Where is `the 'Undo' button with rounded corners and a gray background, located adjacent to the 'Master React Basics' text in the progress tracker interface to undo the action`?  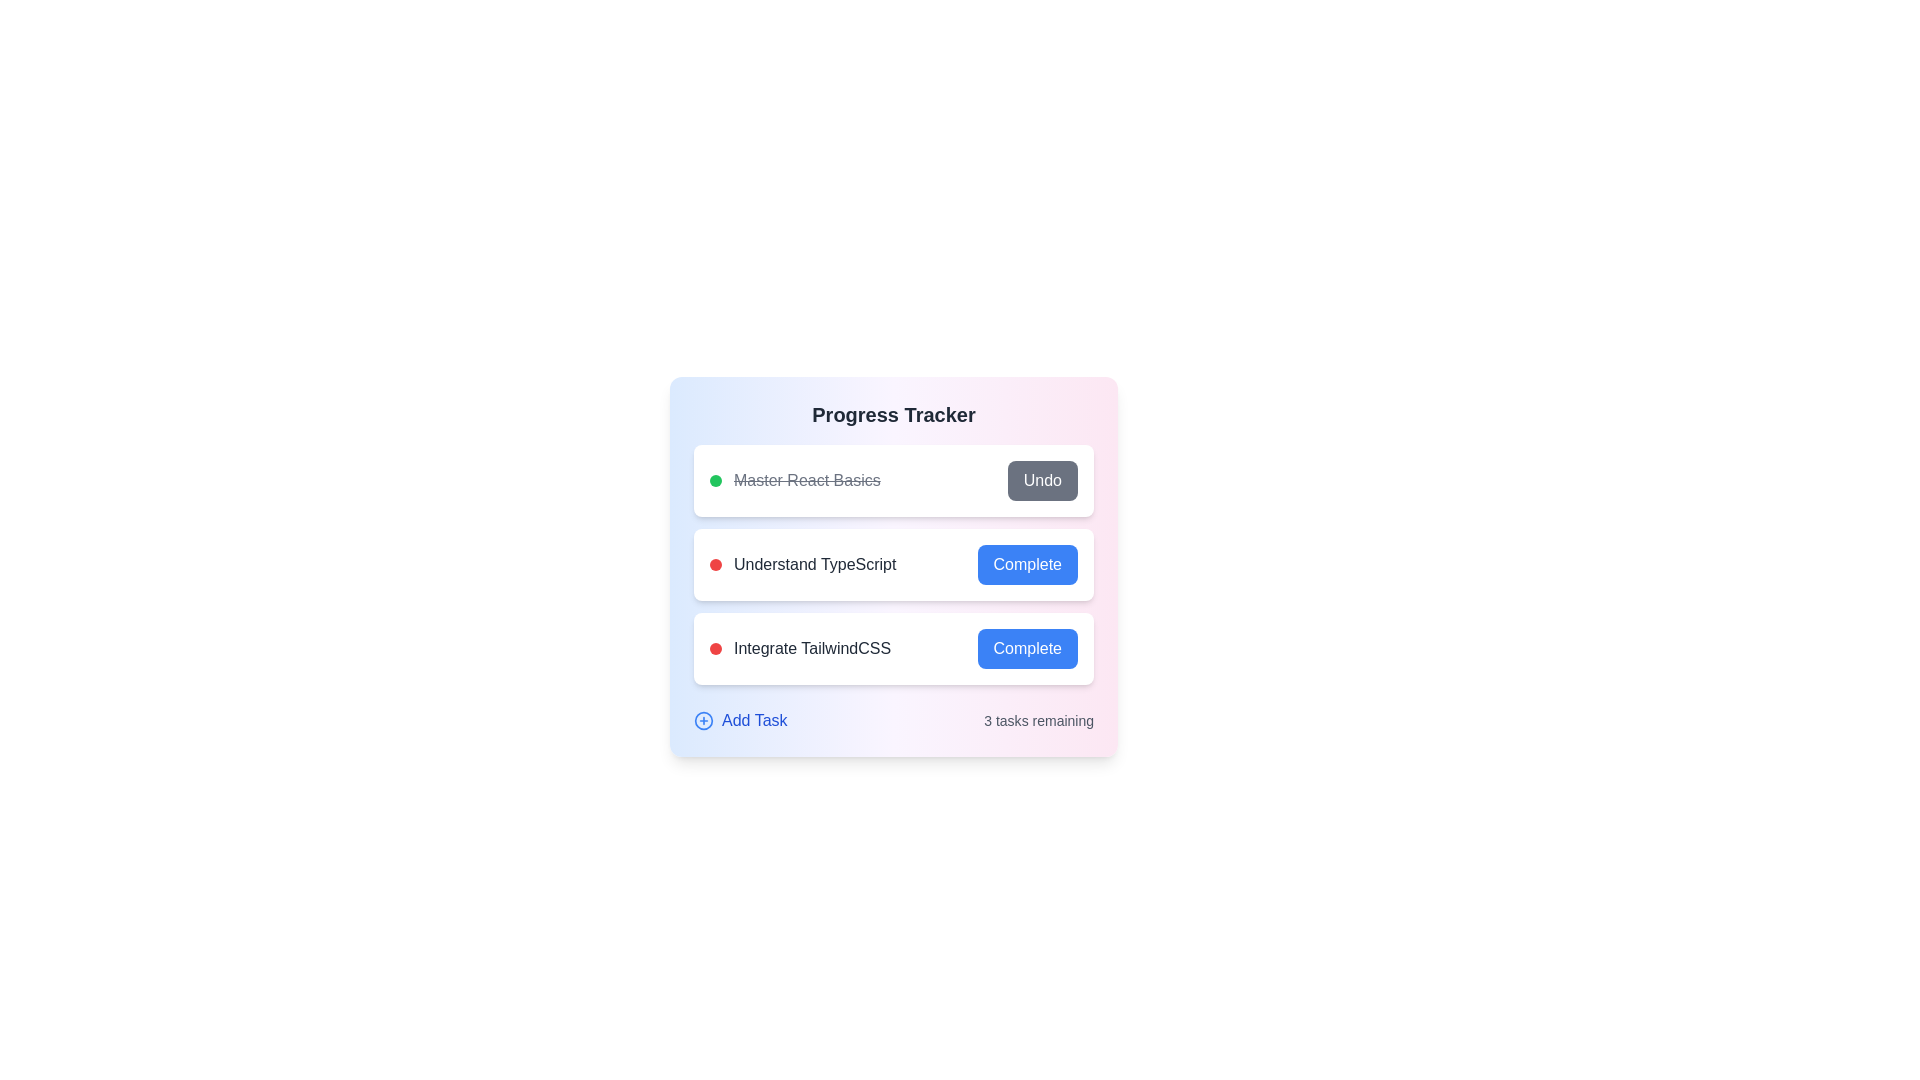
the 'Undo' button with rounded corners and a gray background, located adjacent to the 'Master React Basics' text in the progress tracker interface to undo the action is located at coordinates (1041, 481).